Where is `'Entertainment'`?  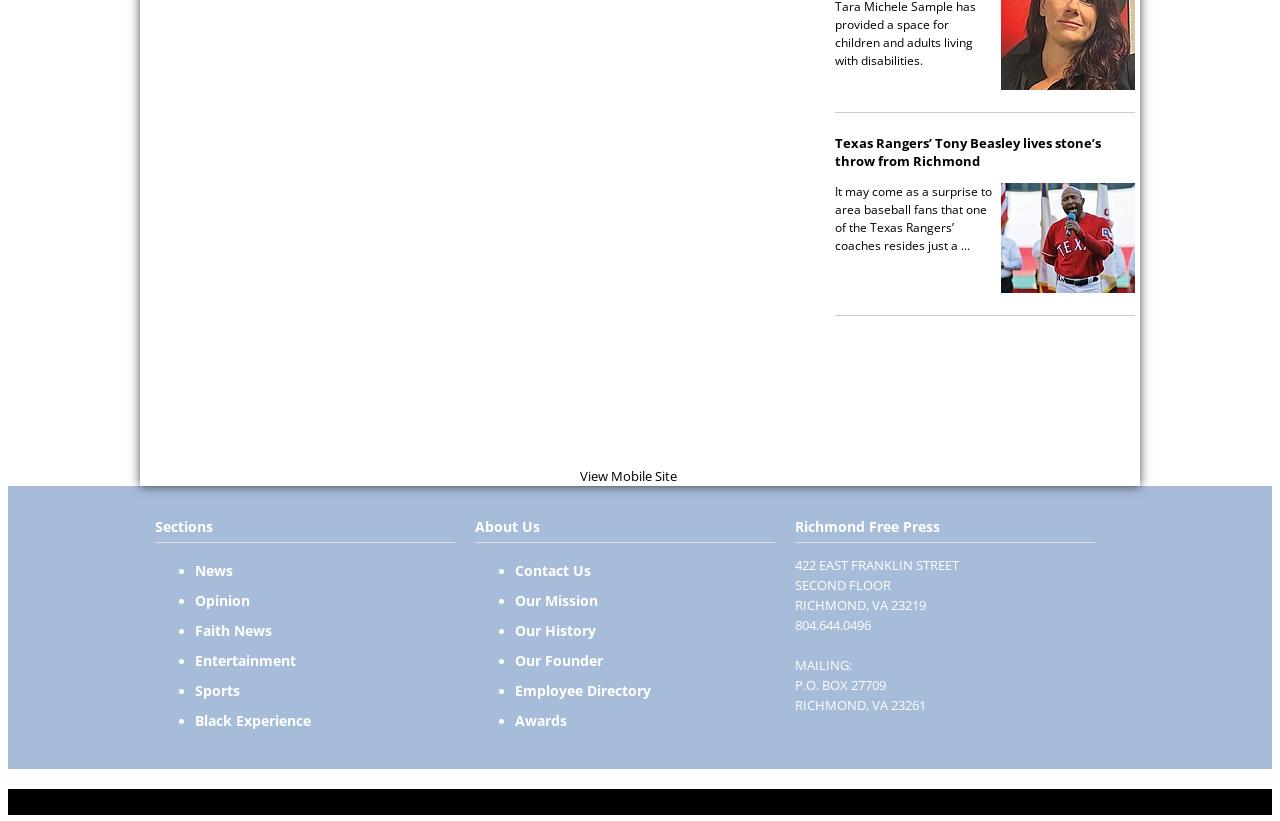 'Entertainment' is located at coordinates (244, 659).